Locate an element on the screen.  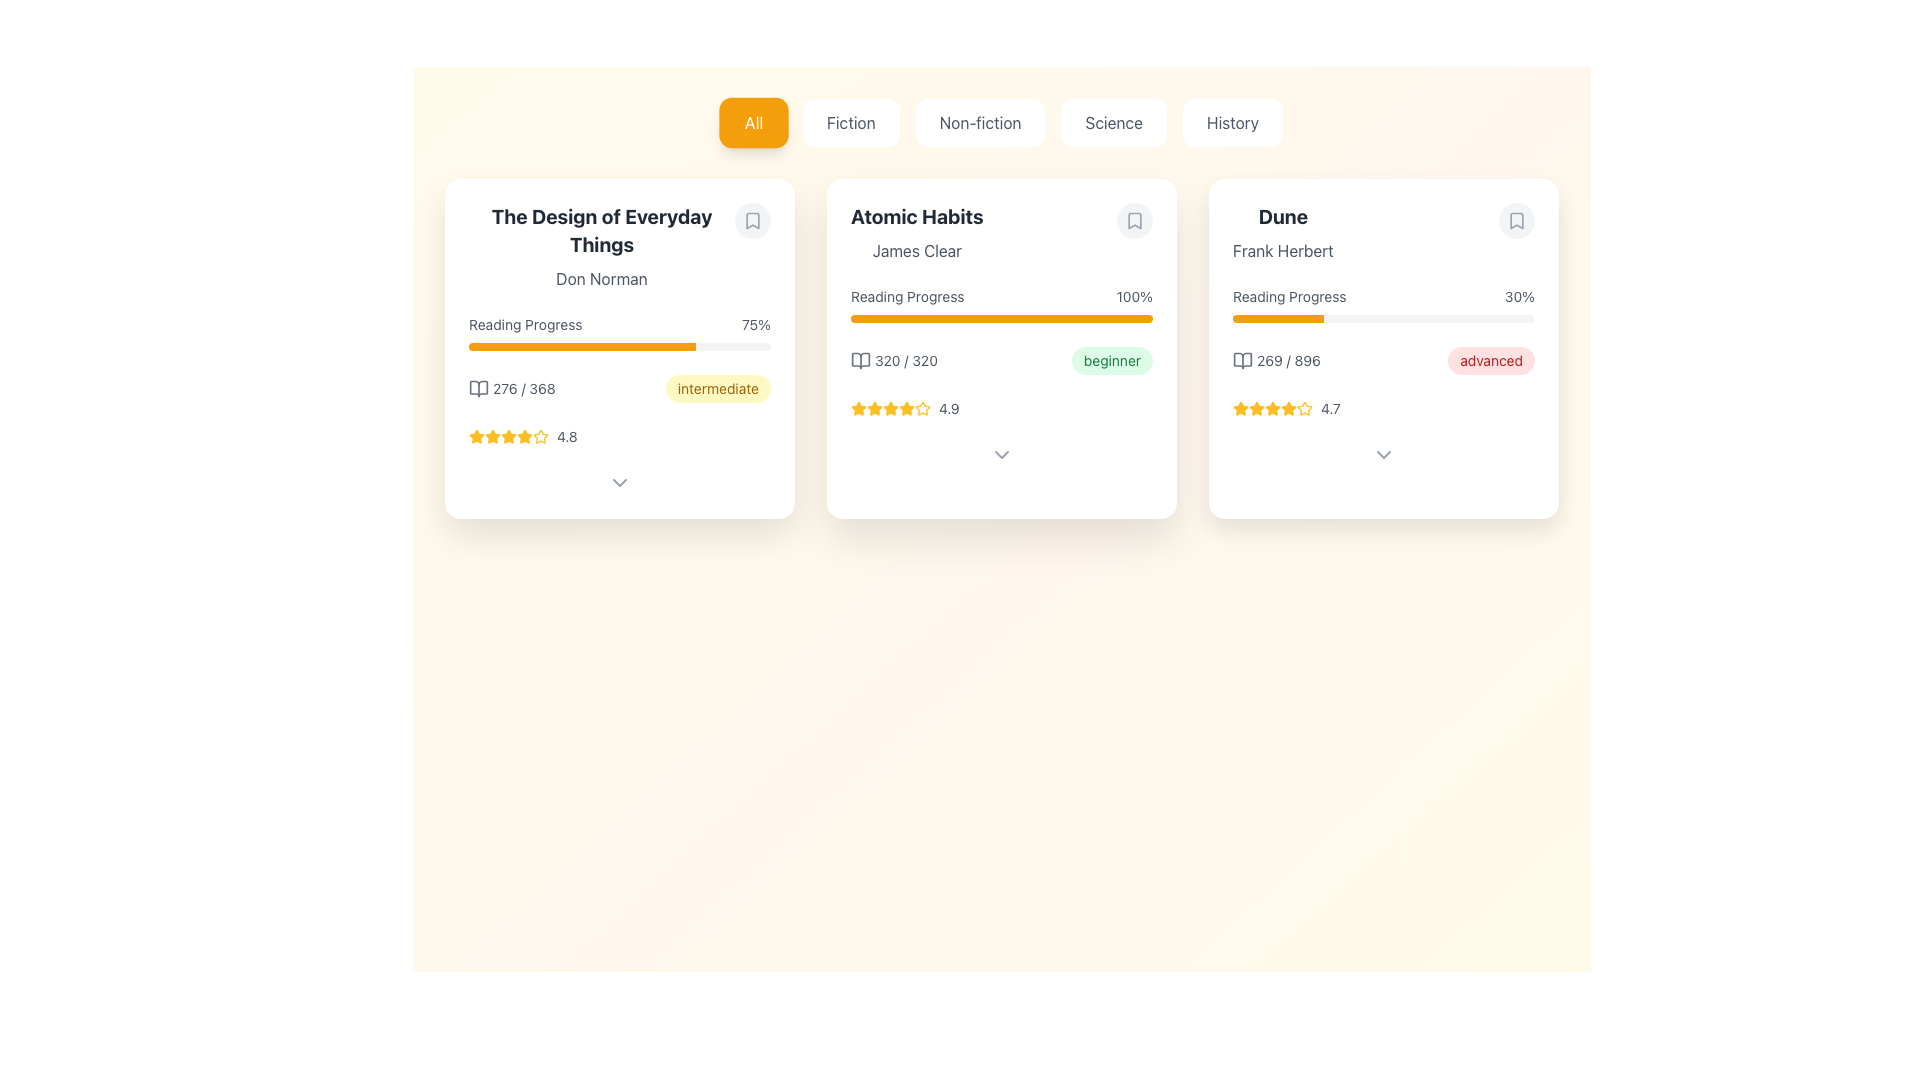
the icon representing reading progress, located to the left of the text '276 / 368' in the 'Reading Progress' section of the first card is located at coordinates (478, 389).